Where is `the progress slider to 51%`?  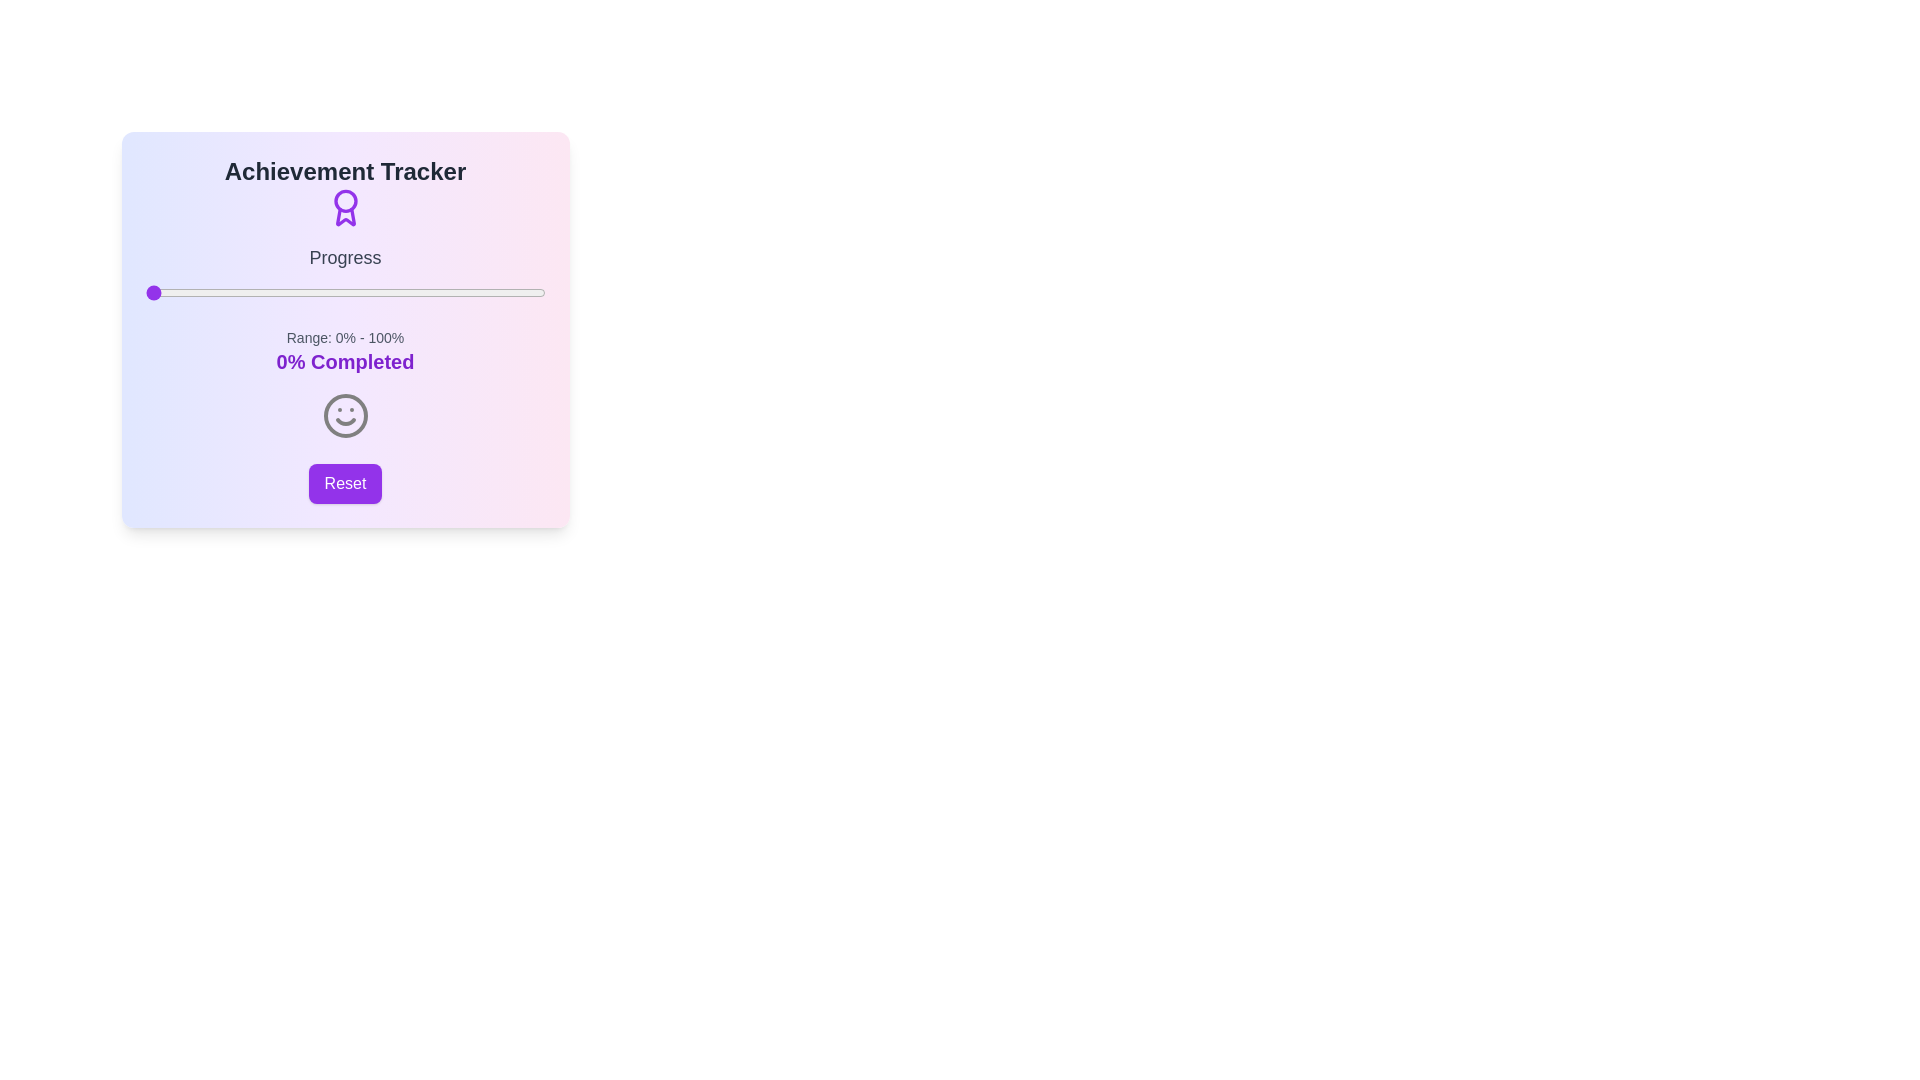
the progress slider to 51% is located at coordinates (349, 293).